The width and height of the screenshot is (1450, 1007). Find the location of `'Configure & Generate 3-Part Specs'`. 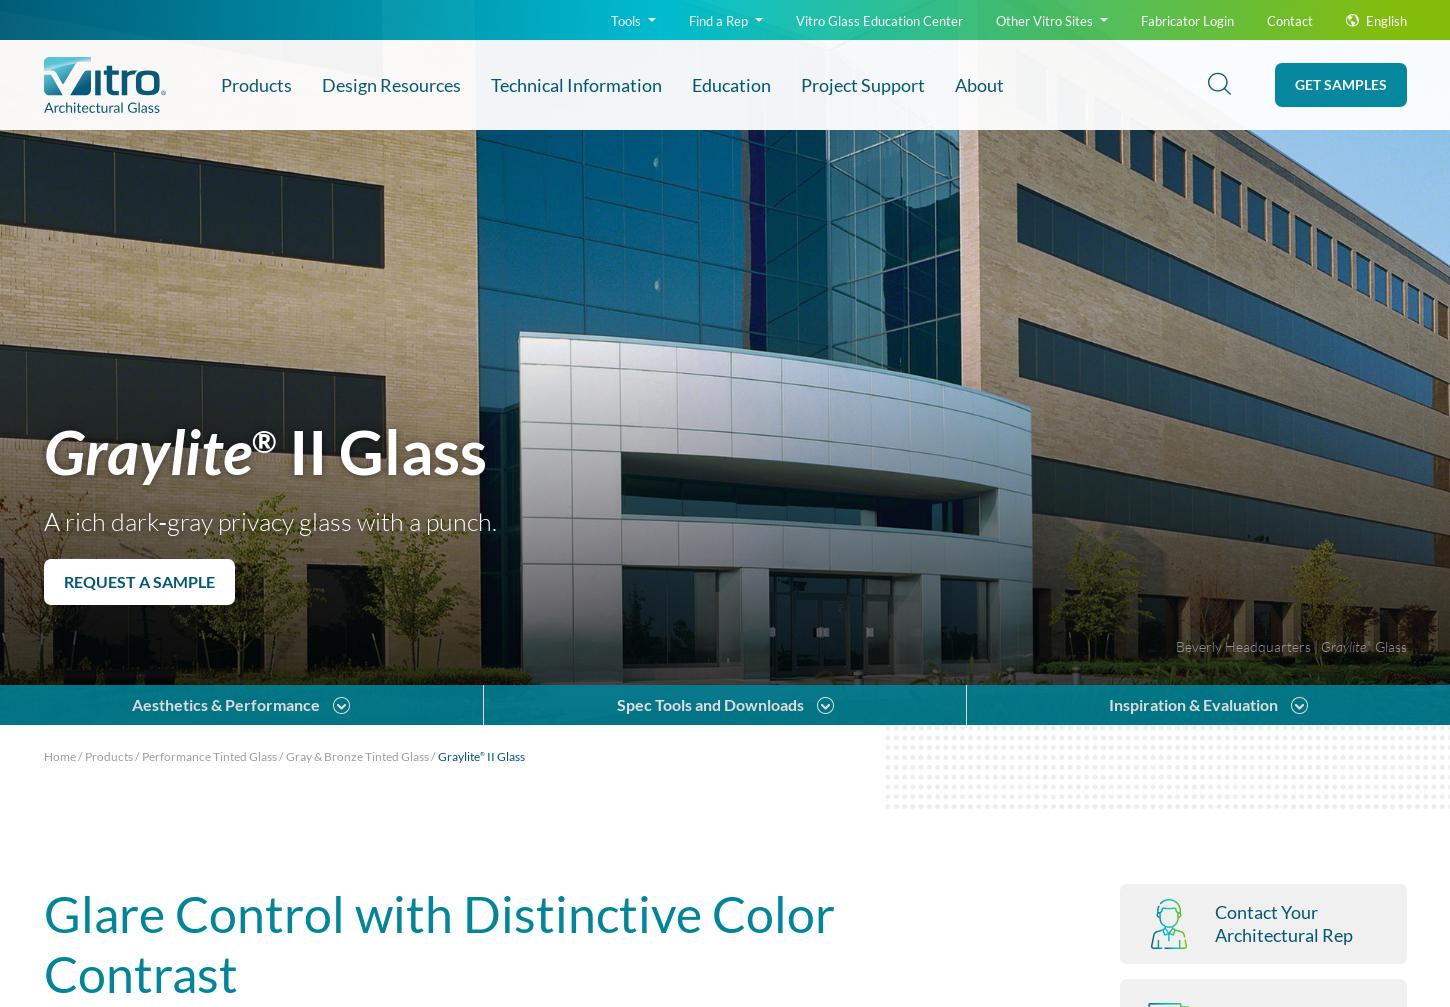

'Configure & Generate 3-Part Specs' is located at coordinates (224, 443).